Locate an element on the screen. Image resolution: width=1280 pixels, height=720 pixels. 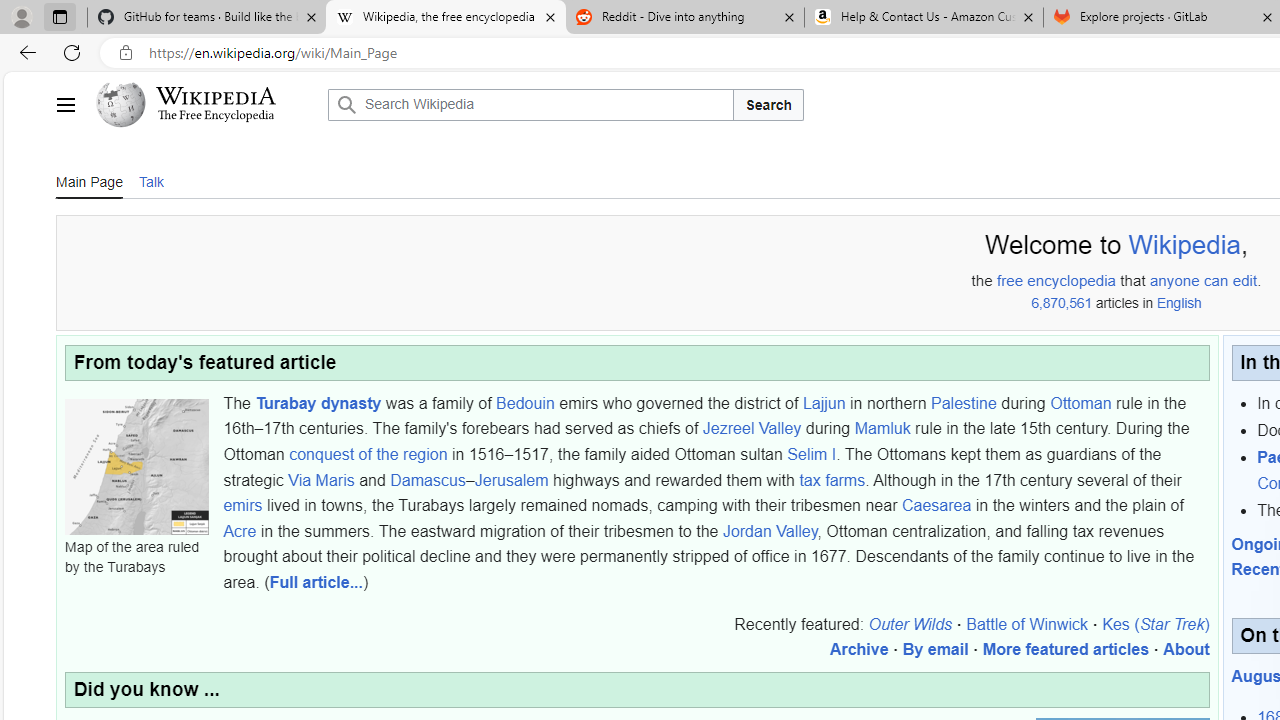
'free' is located at coordinates (1009, 281).